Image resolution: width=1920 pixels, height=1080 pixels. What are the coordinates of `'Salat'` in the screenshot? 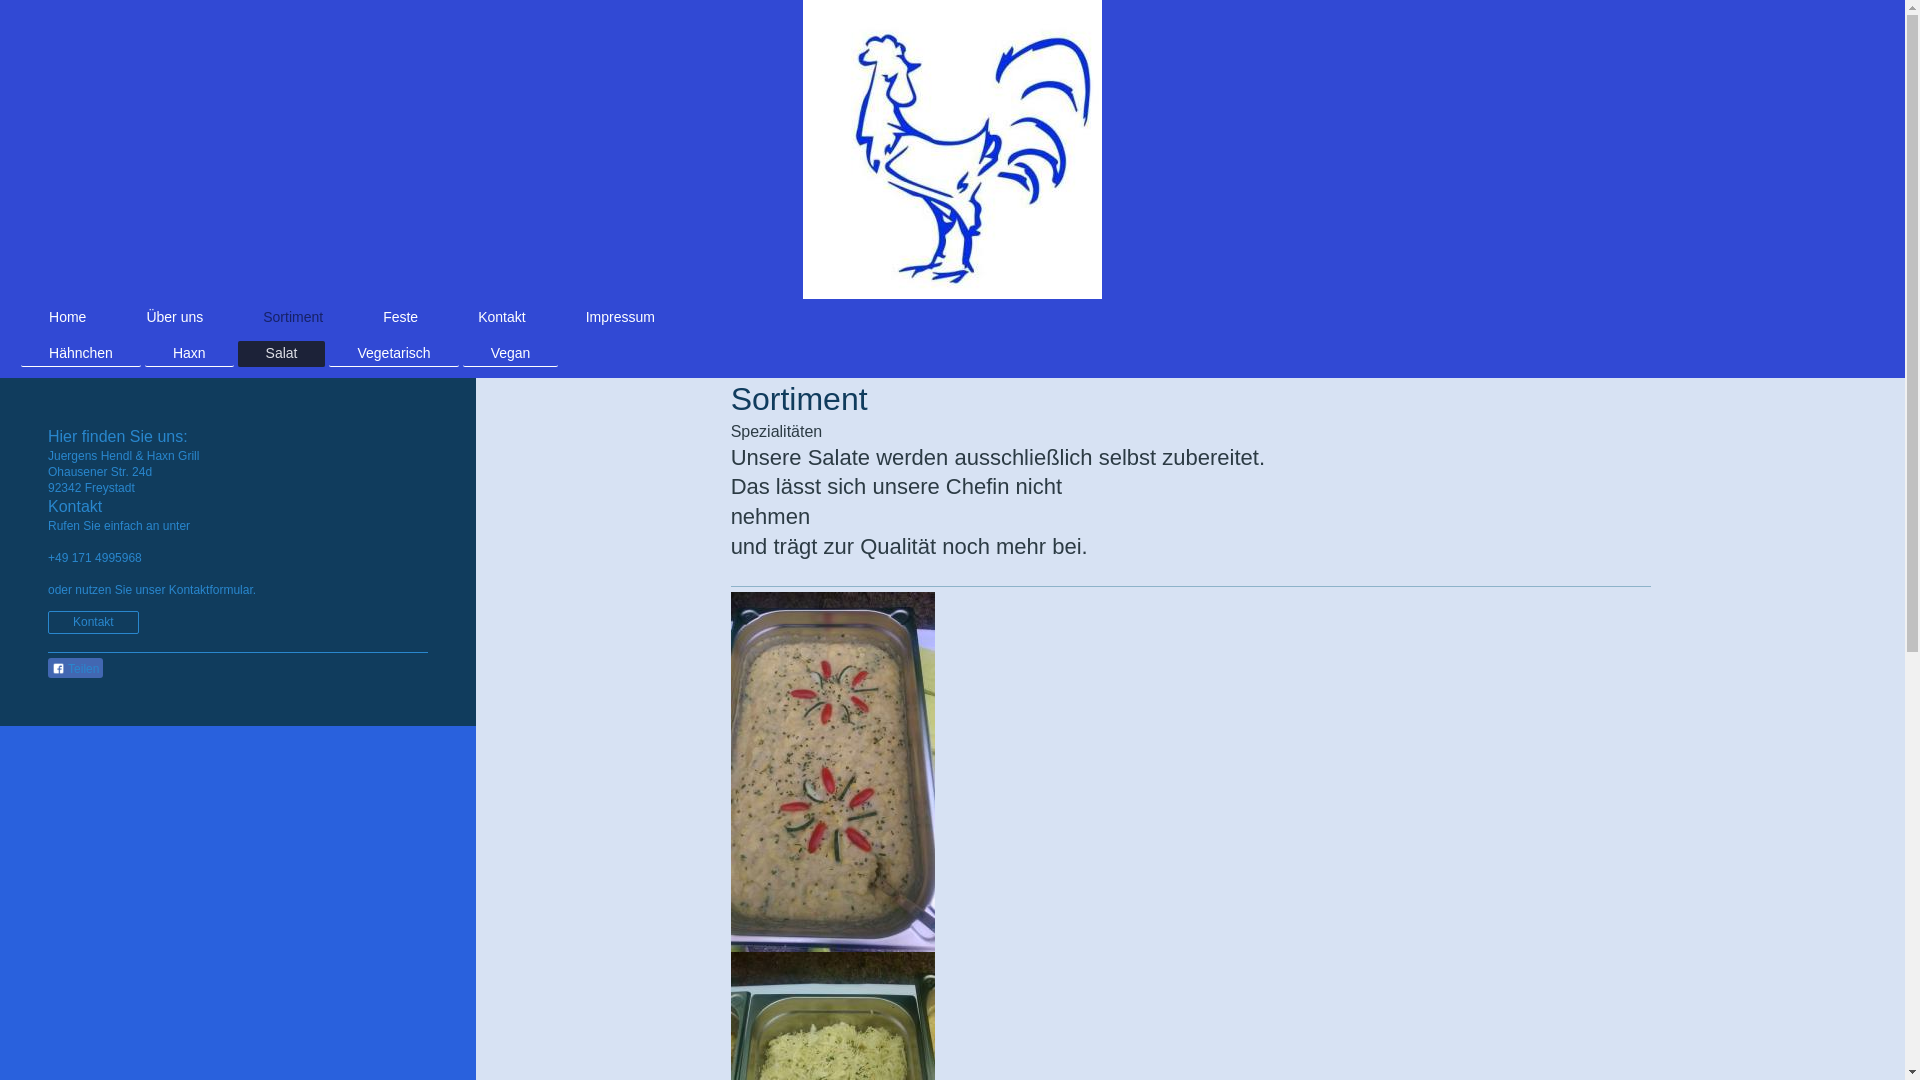 It's located at (281, 352).